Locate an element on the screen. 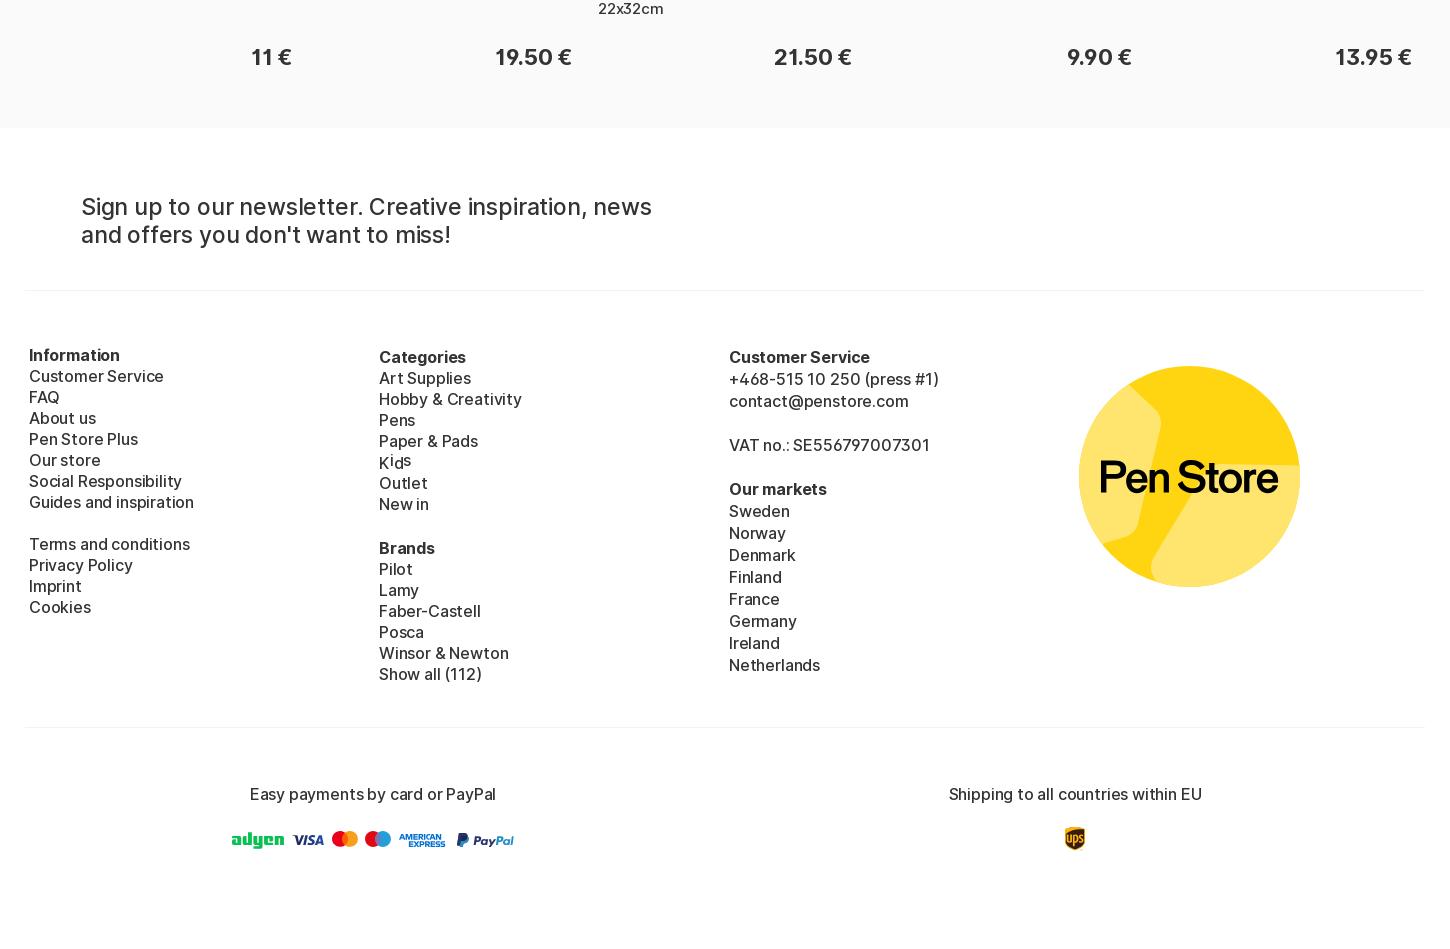 The width and height of the screenshot is (1450, 949). 'contact@penstore.com' is located at coordinates (729, 400).